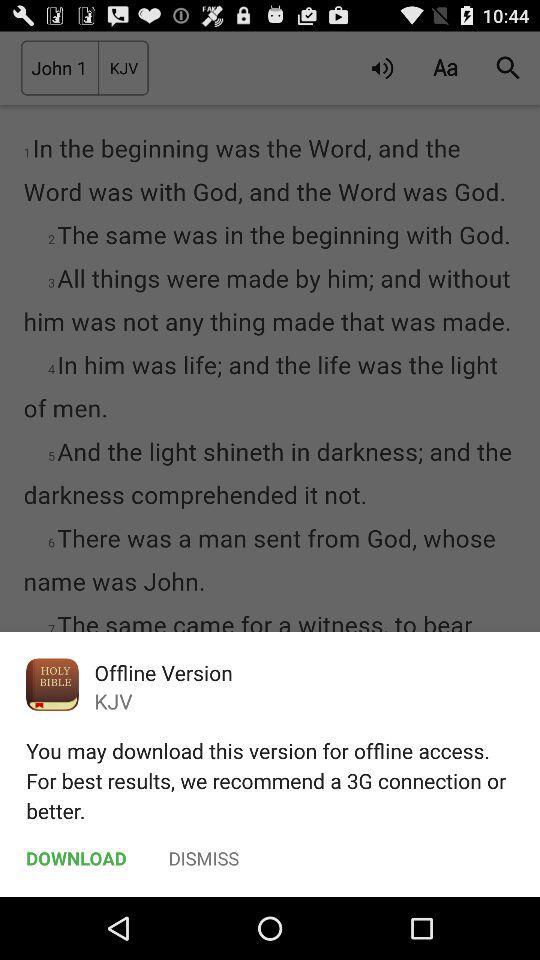  What do you see at coordinates (270, 464) in the screenshot?
I see `item at the center` at bounding box center [270, 464].